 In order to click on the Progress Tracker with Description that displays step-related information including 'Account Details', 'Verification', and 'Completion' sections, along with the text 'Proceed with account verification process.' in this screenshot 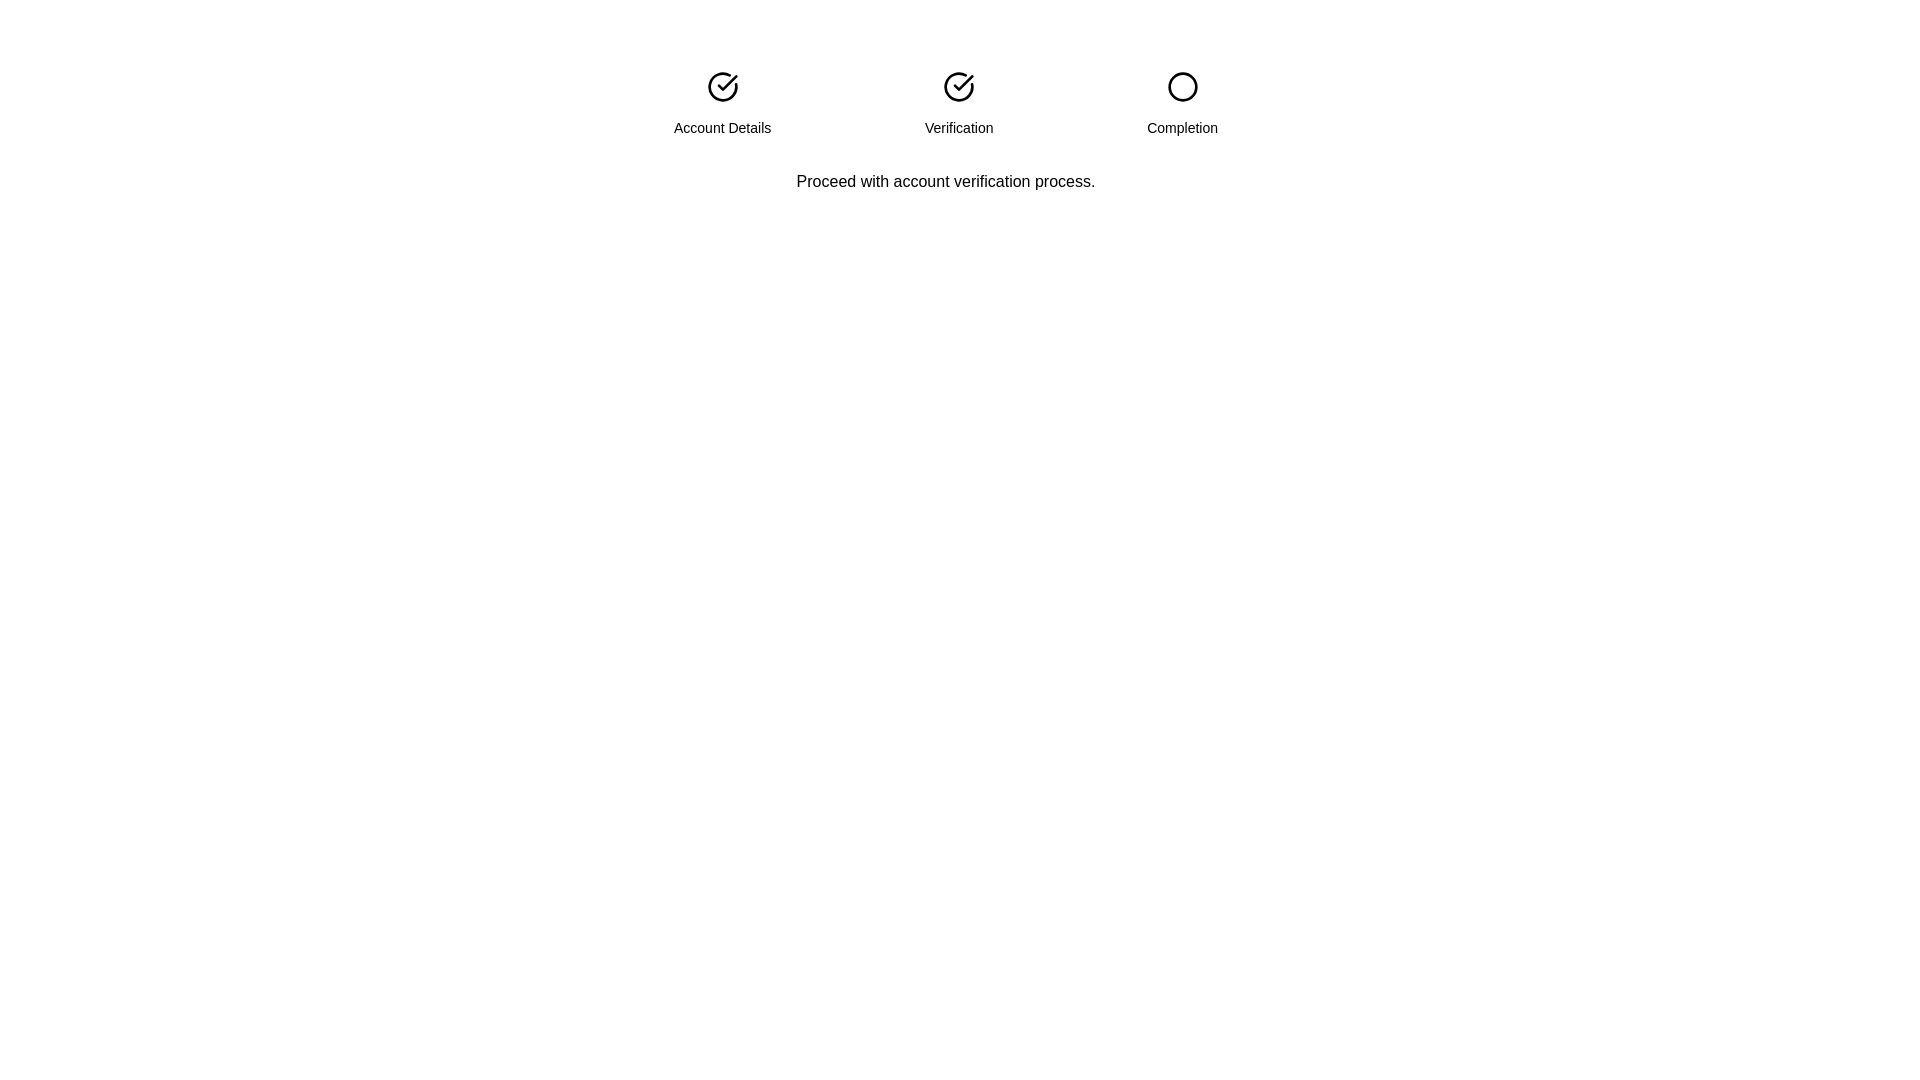, I will do `click(944, 132)`.